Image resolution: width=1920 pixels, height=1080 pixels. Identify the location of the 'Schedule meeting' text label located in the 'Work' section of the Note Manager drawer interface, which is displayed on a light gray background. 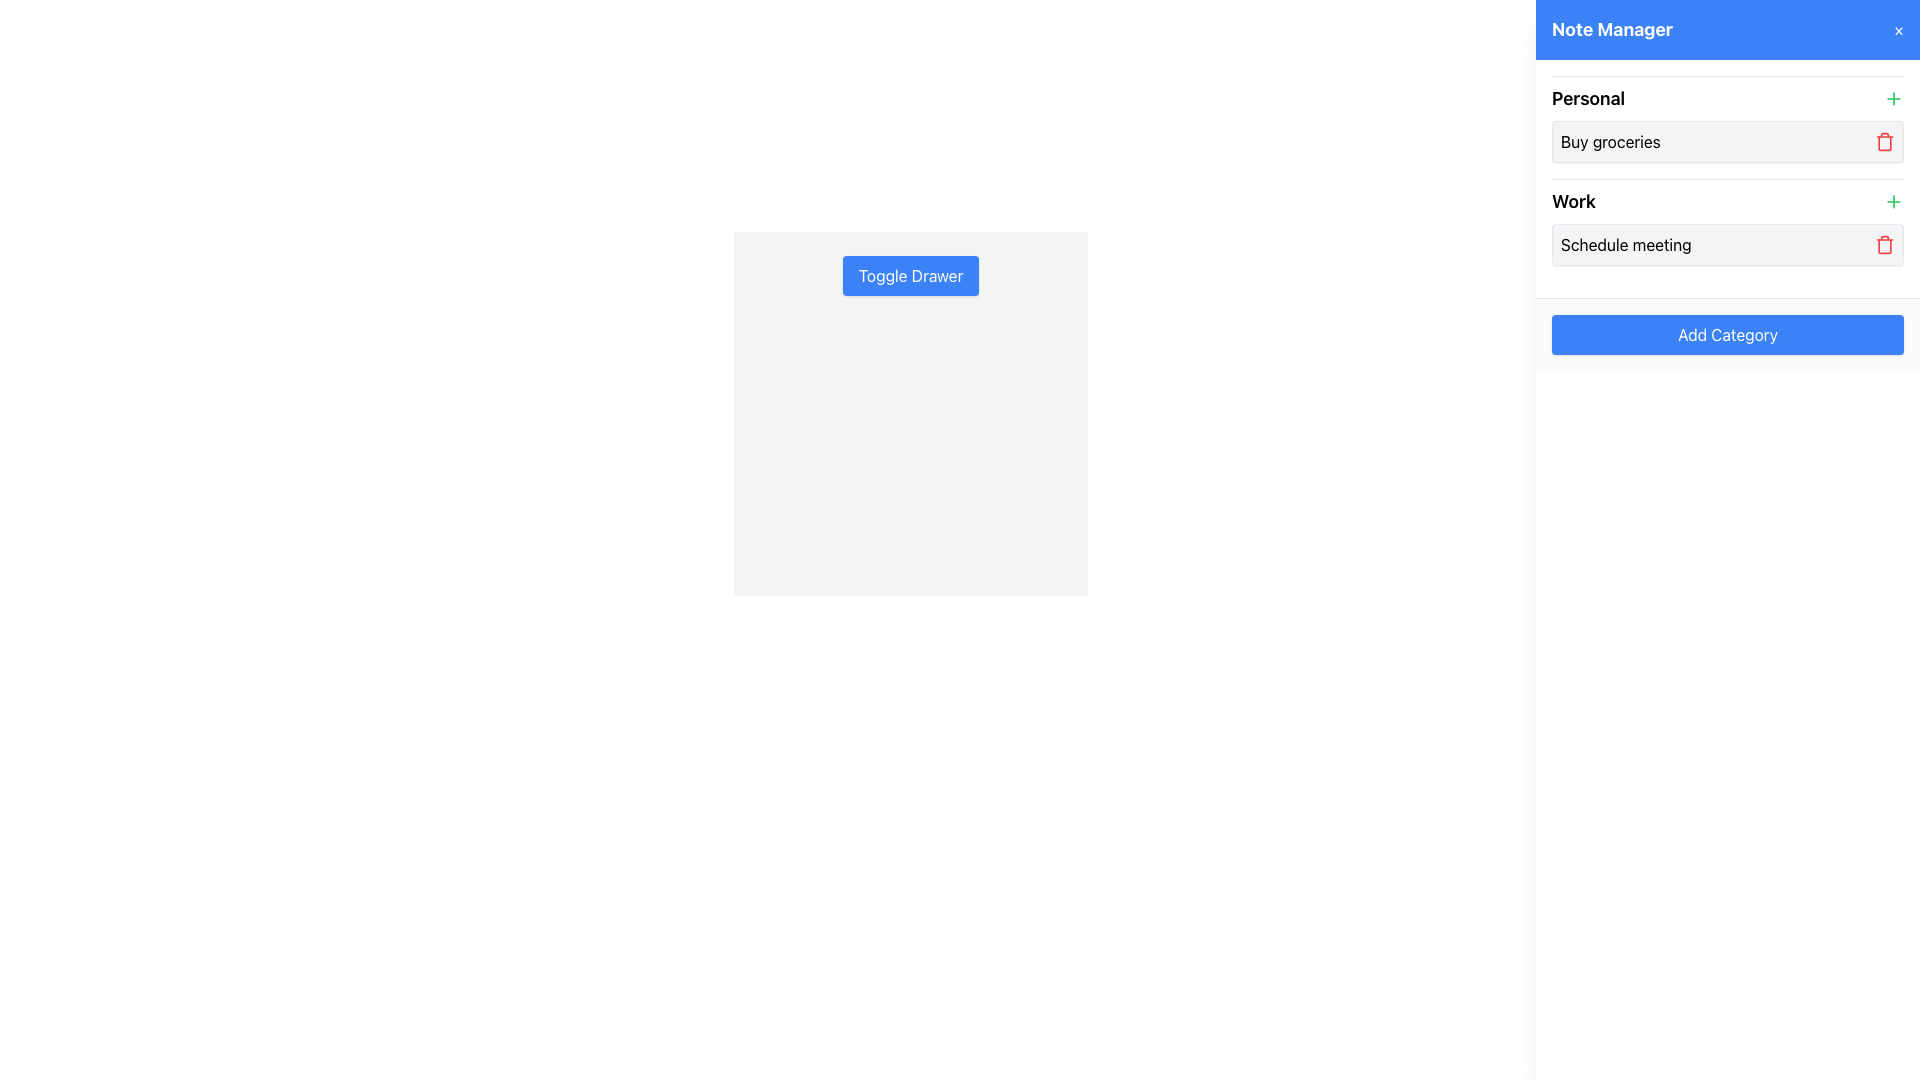
(1626, 244).